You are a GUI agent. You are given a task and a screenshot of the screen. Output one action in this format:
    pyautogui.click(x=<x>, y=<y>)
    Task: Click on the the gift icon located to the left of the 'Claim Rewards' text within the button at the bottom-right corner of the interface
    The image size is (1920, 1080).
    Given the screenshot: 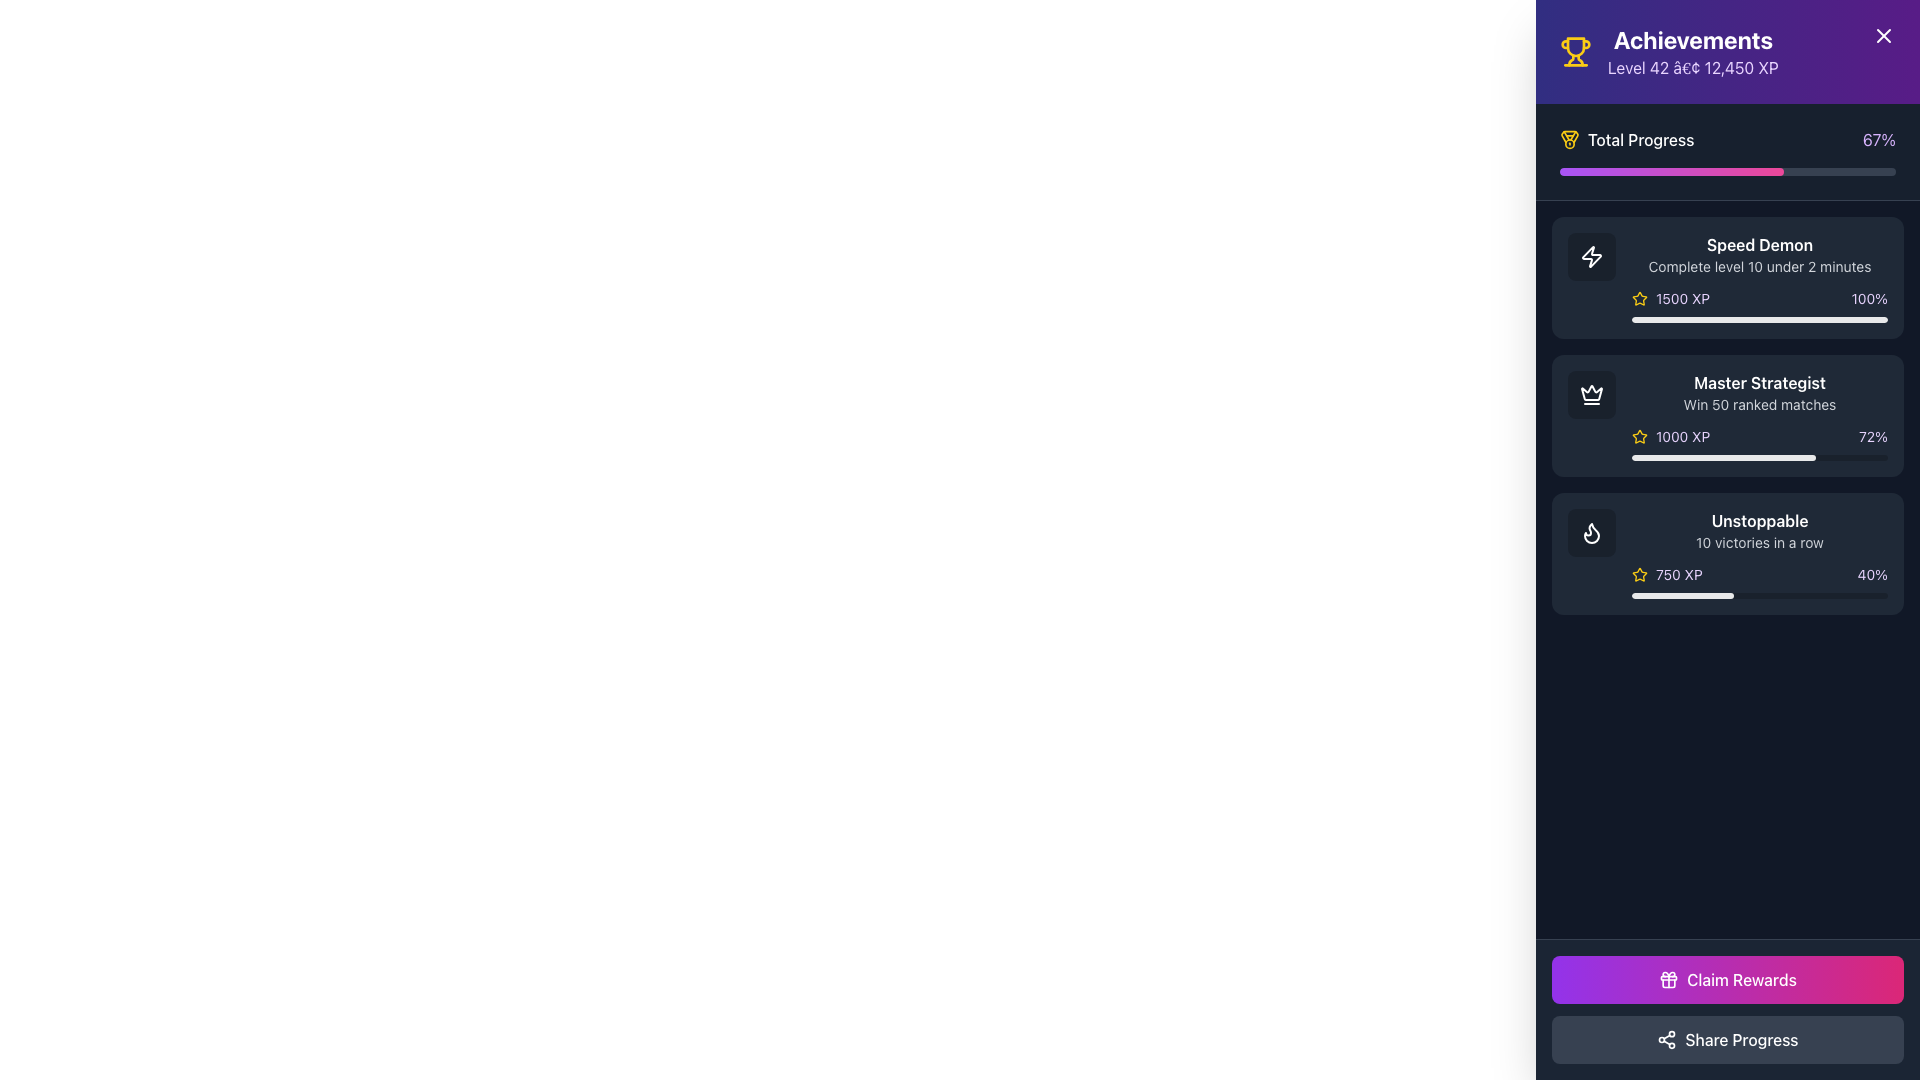 What is the action you would take?
    pyautogui.click(x=1669, y=978)
    